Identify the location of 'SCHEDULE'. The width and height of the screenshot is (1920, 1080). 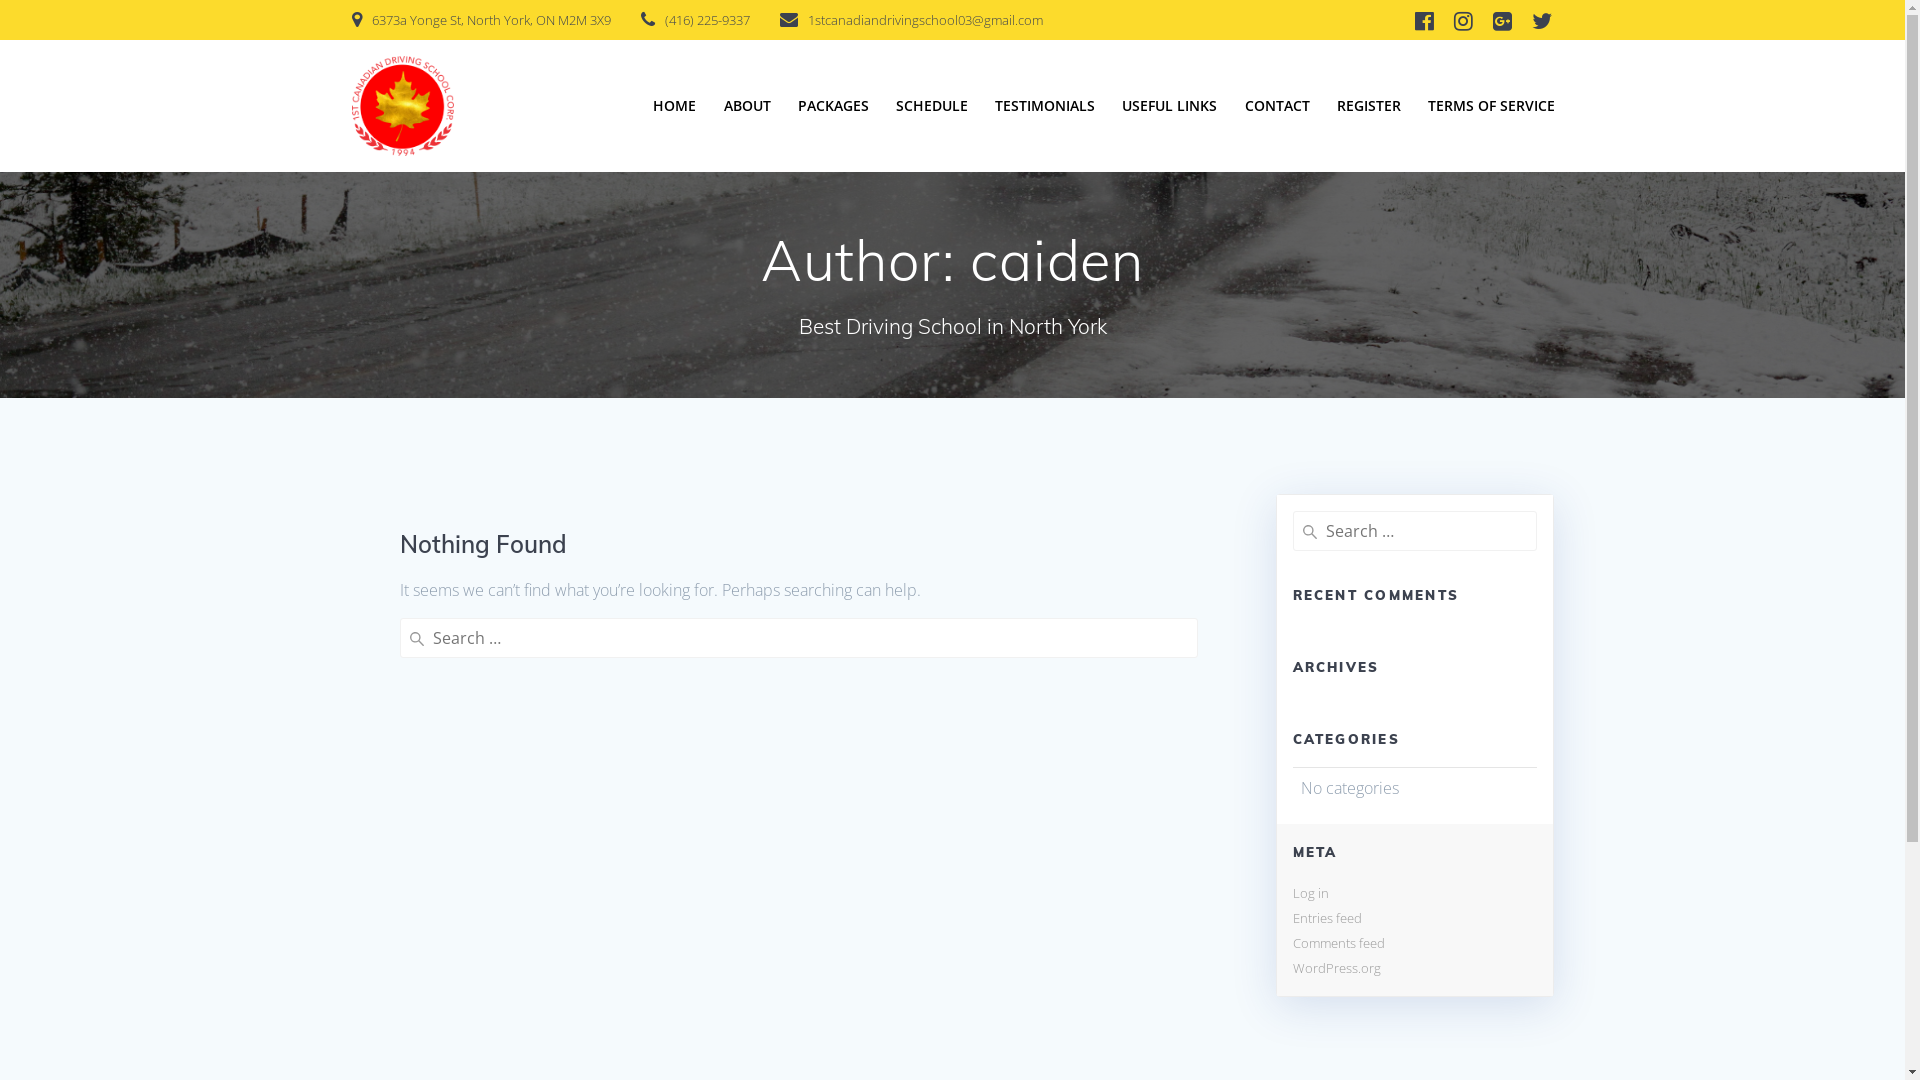
(930, 105).